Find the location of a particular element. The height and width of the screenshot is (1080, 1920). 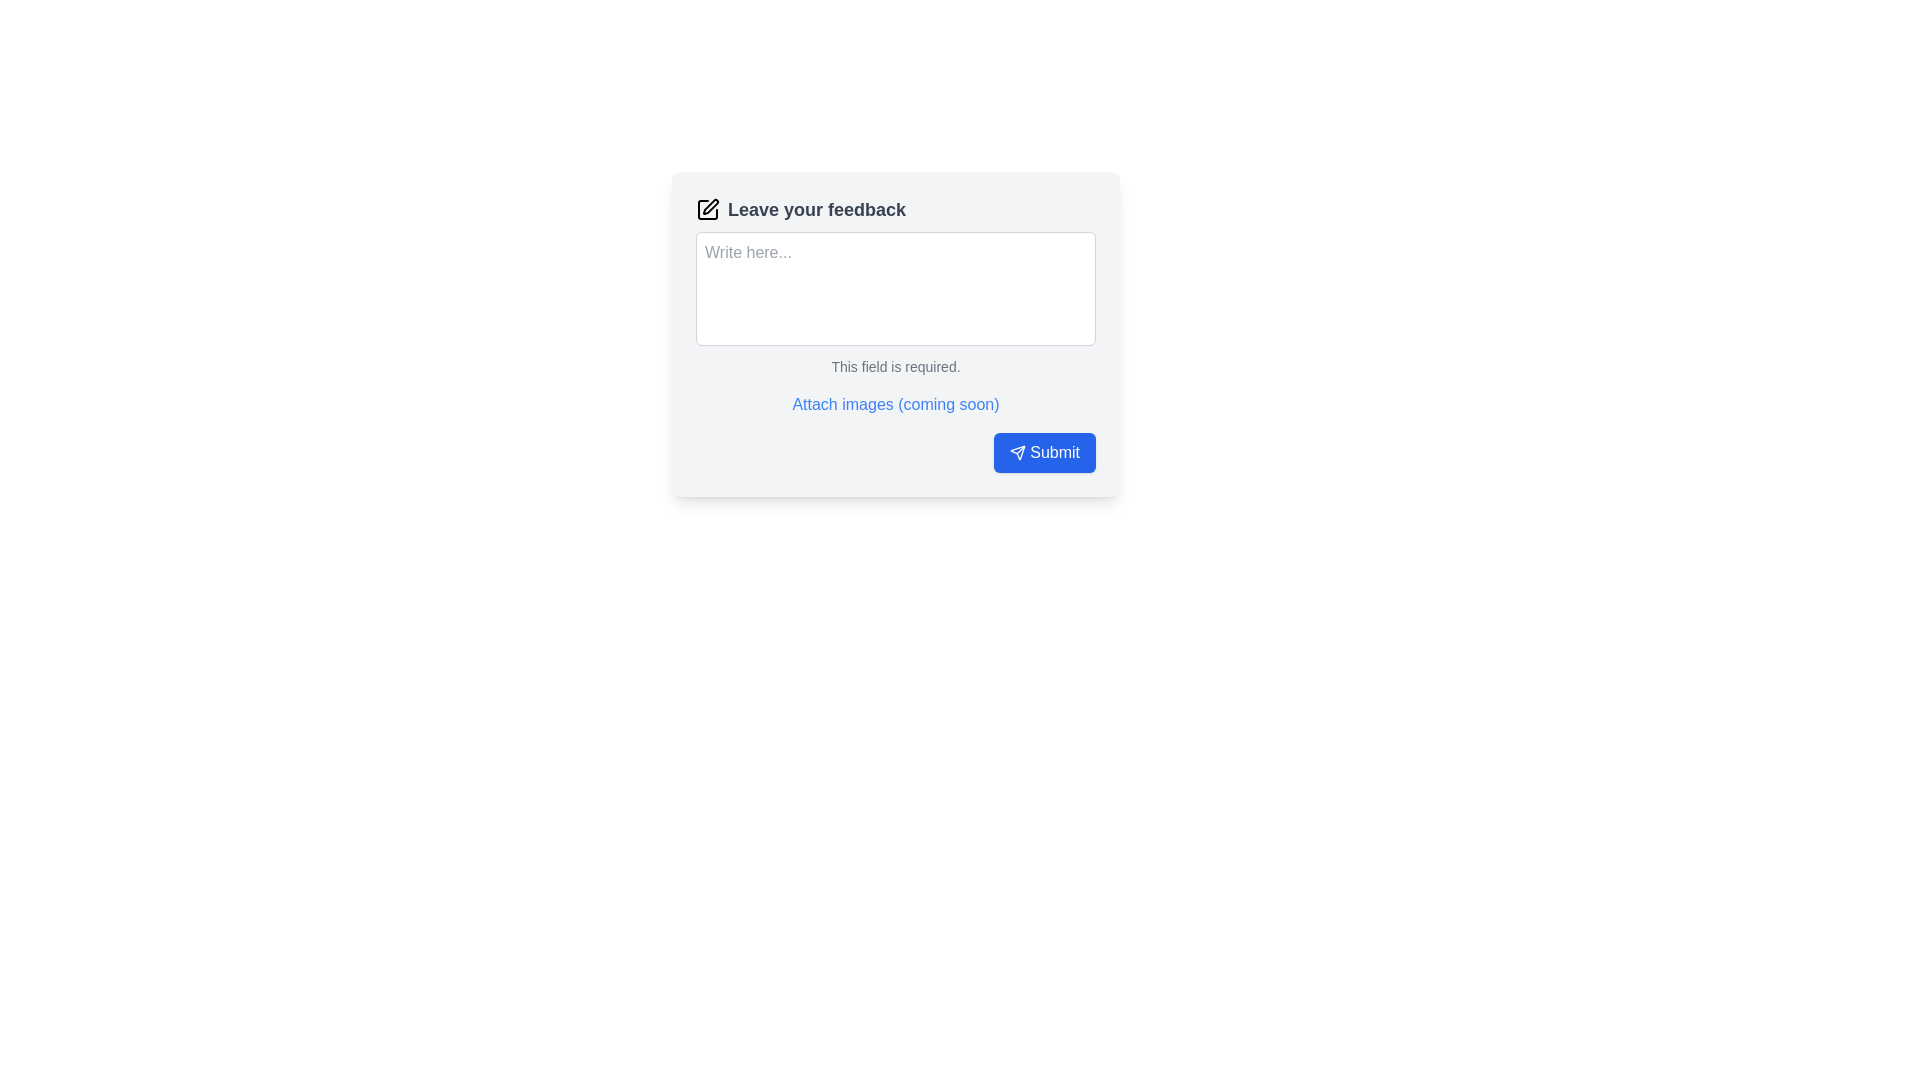

the stylized paper airplane icon in the bottom-right corner of the feedback form, which symbolizes sending or forwarding actions is located at coordinates (1018, 452).